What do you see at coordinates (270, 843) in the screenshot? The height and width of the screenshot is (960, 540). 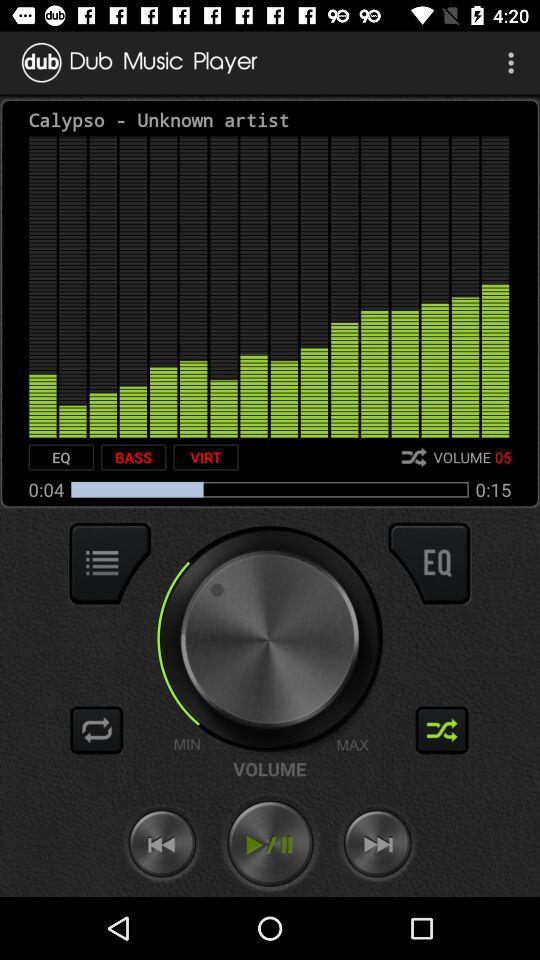 I see `the icon below the volume item` at bounding box center [270, 843].